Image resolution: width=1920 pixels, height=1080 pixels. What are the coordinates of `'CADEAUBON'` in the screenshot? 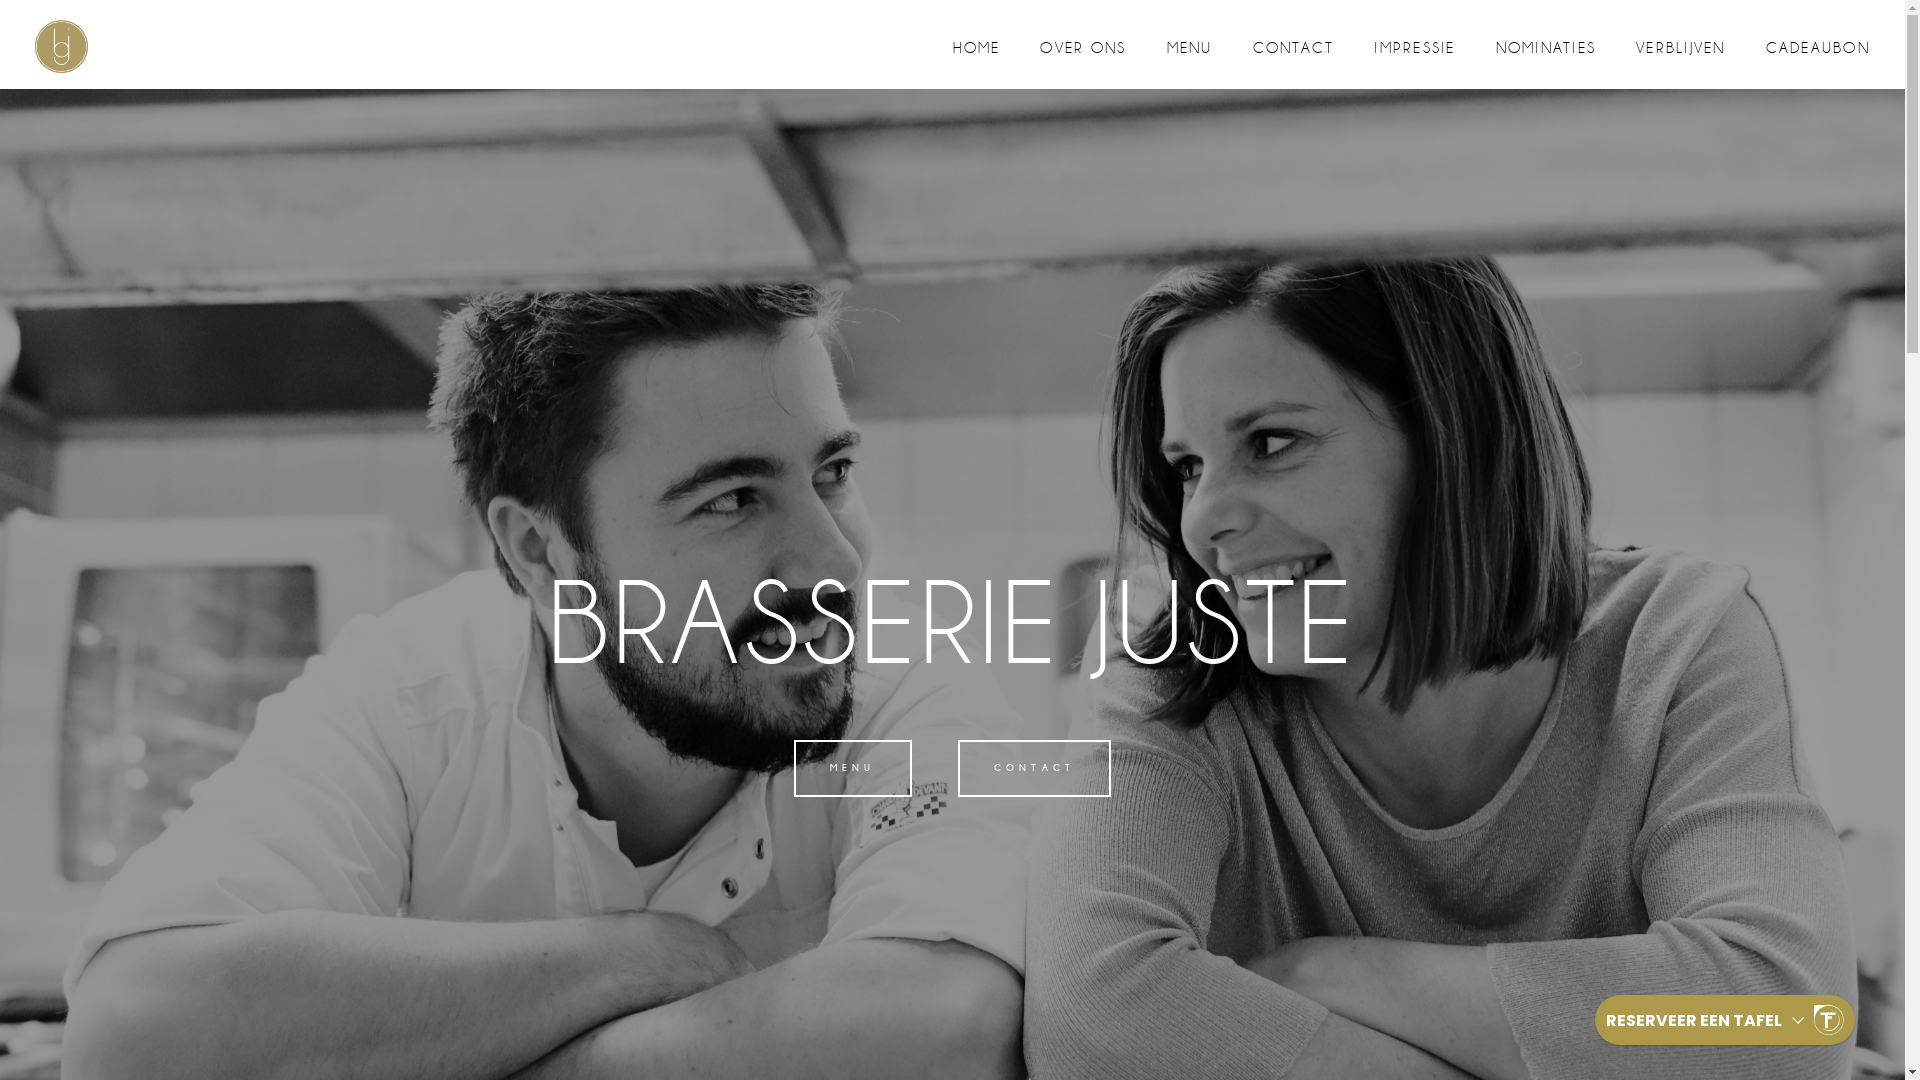 It's located at (1818, 46).